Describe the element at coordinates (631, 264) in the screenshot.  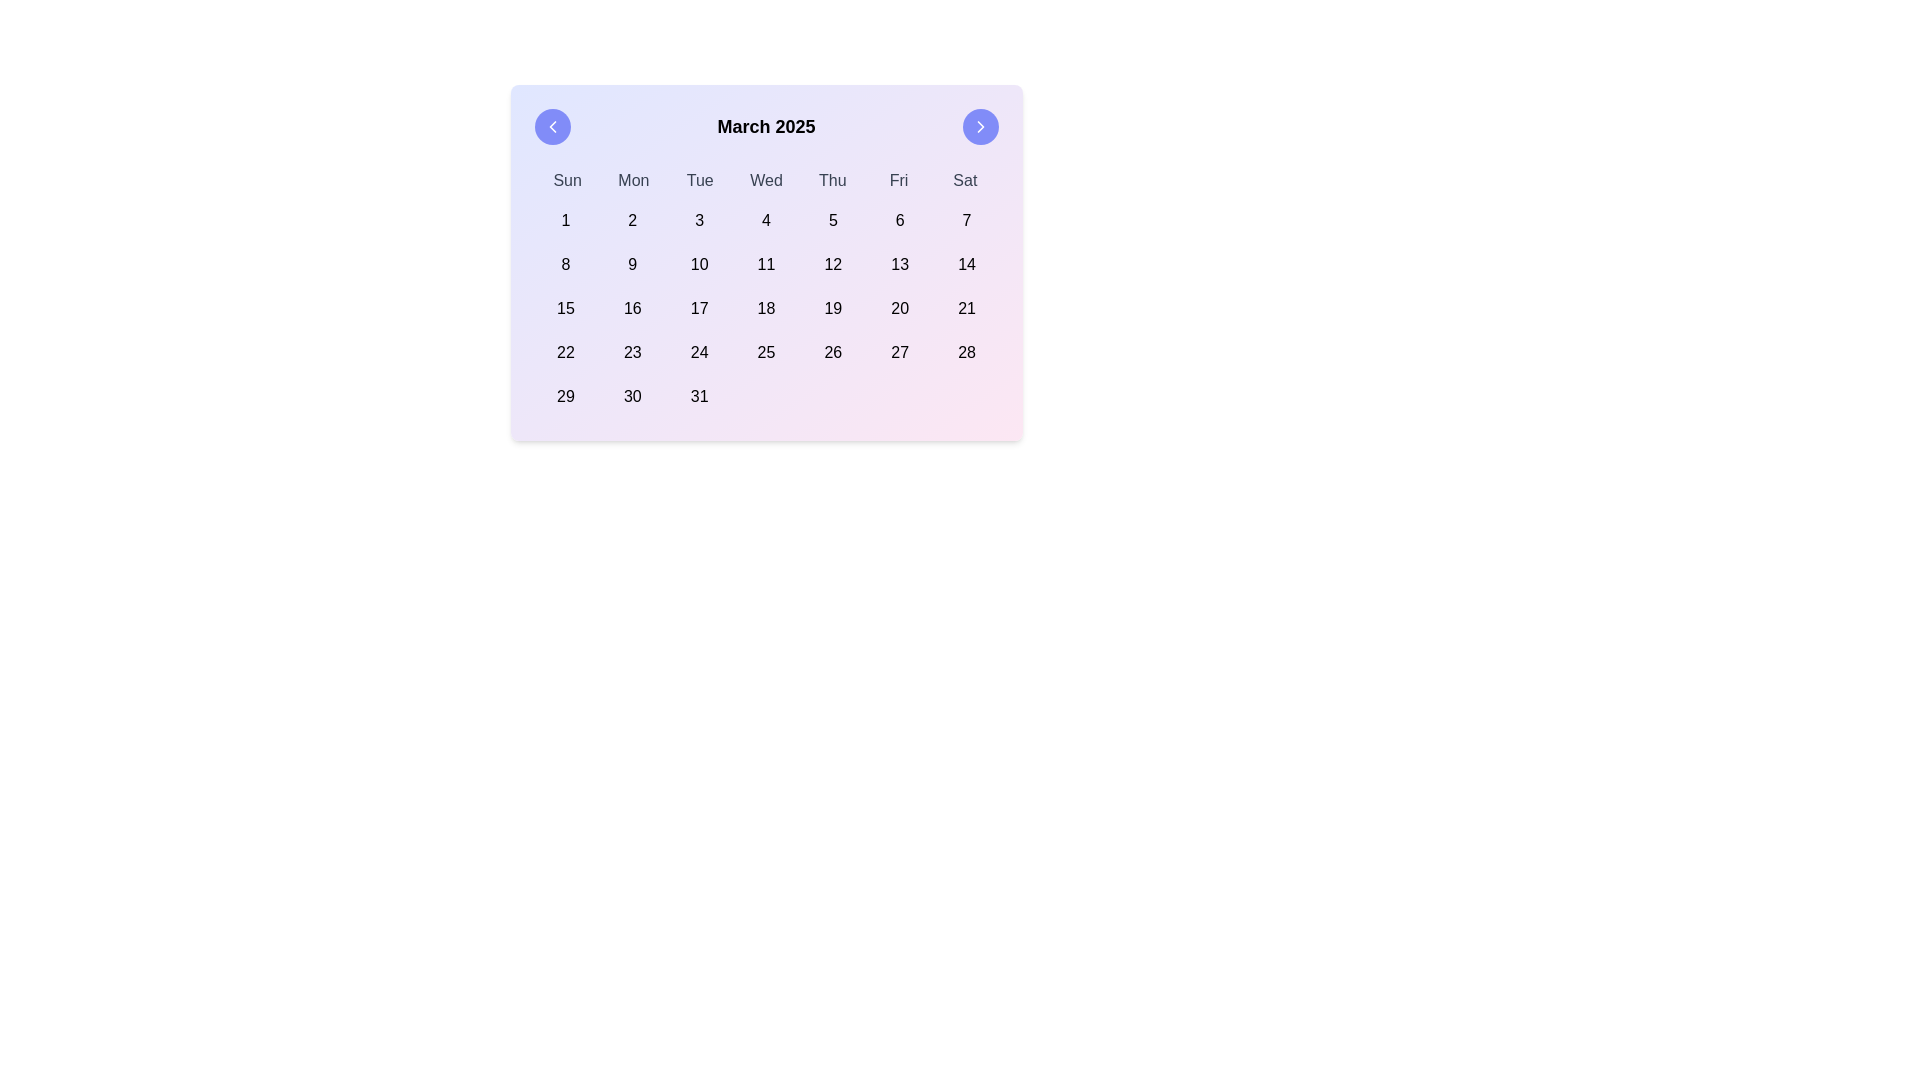
I see `the selectable day '9' in the calendar` at that location.